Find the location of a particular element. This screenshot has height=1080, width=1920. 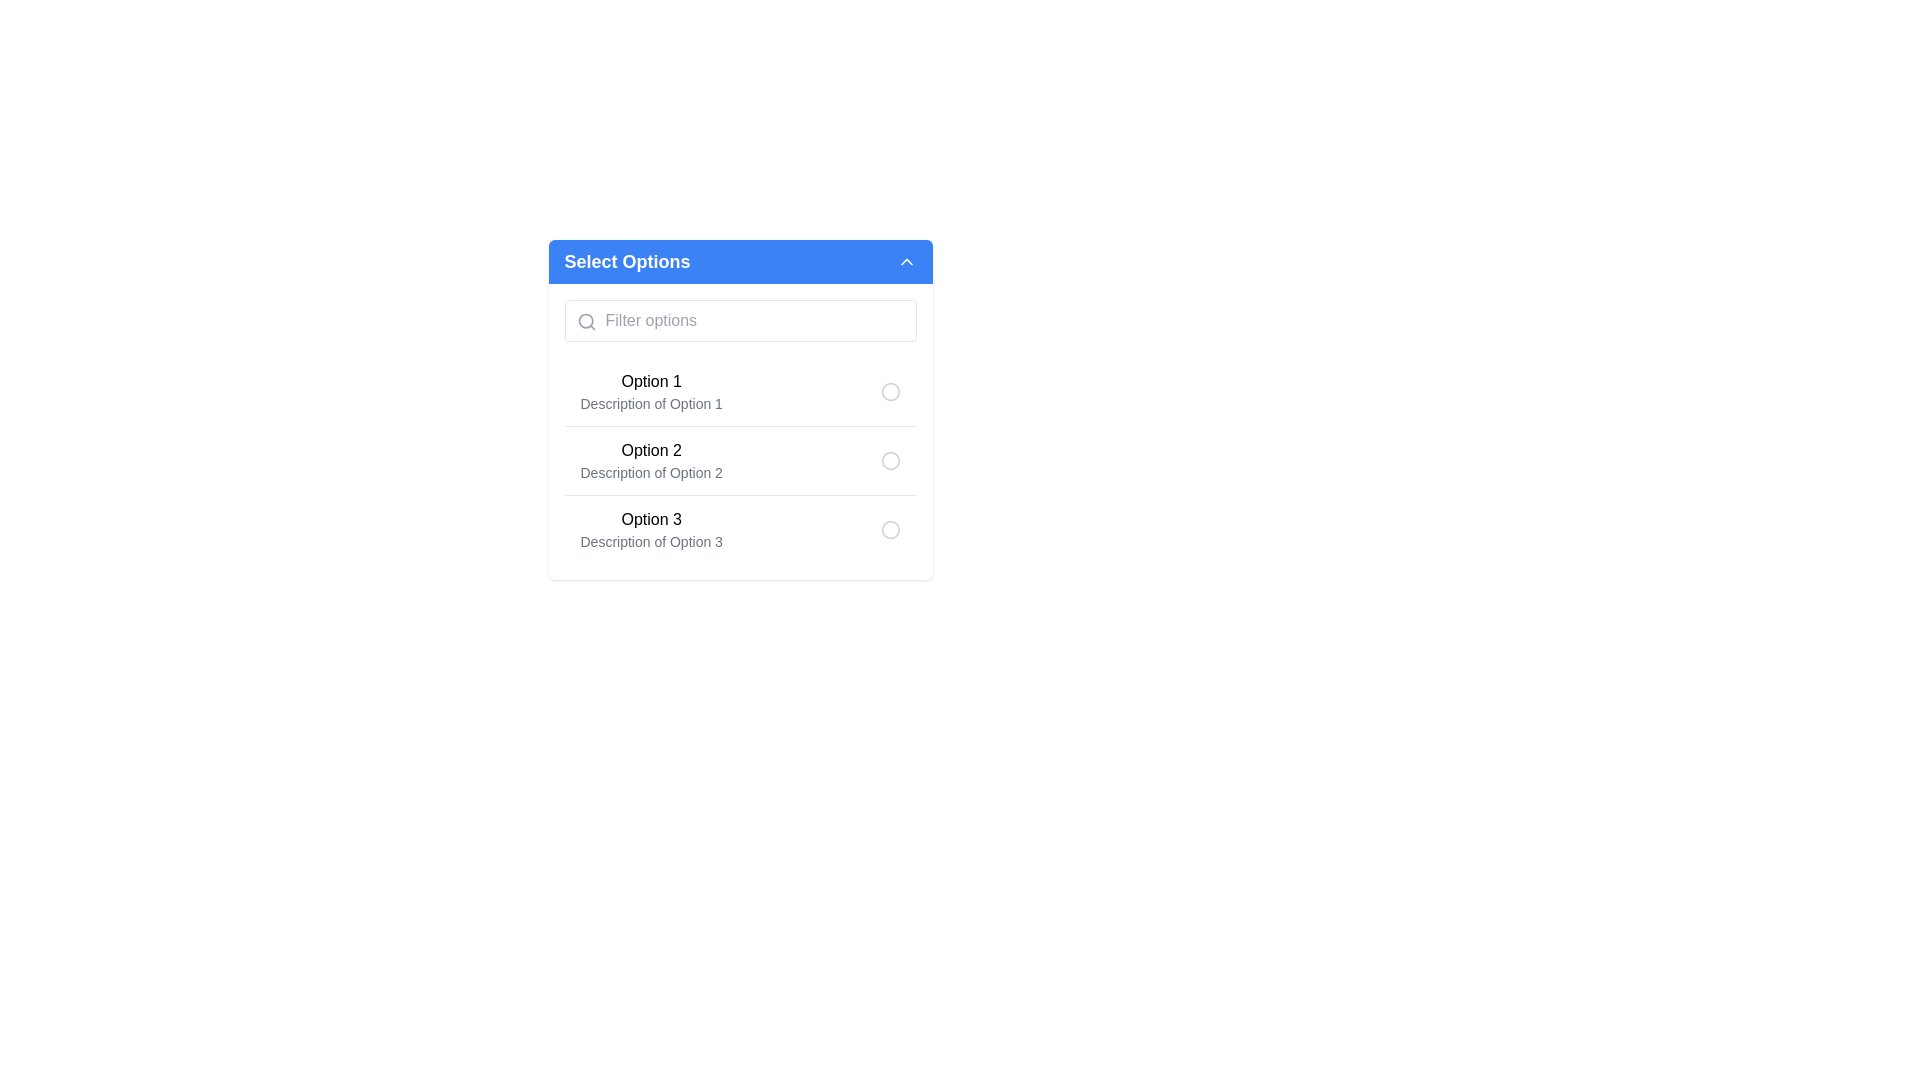

the first list item labeled 'Option 1' is located at coordinates (739, 404).